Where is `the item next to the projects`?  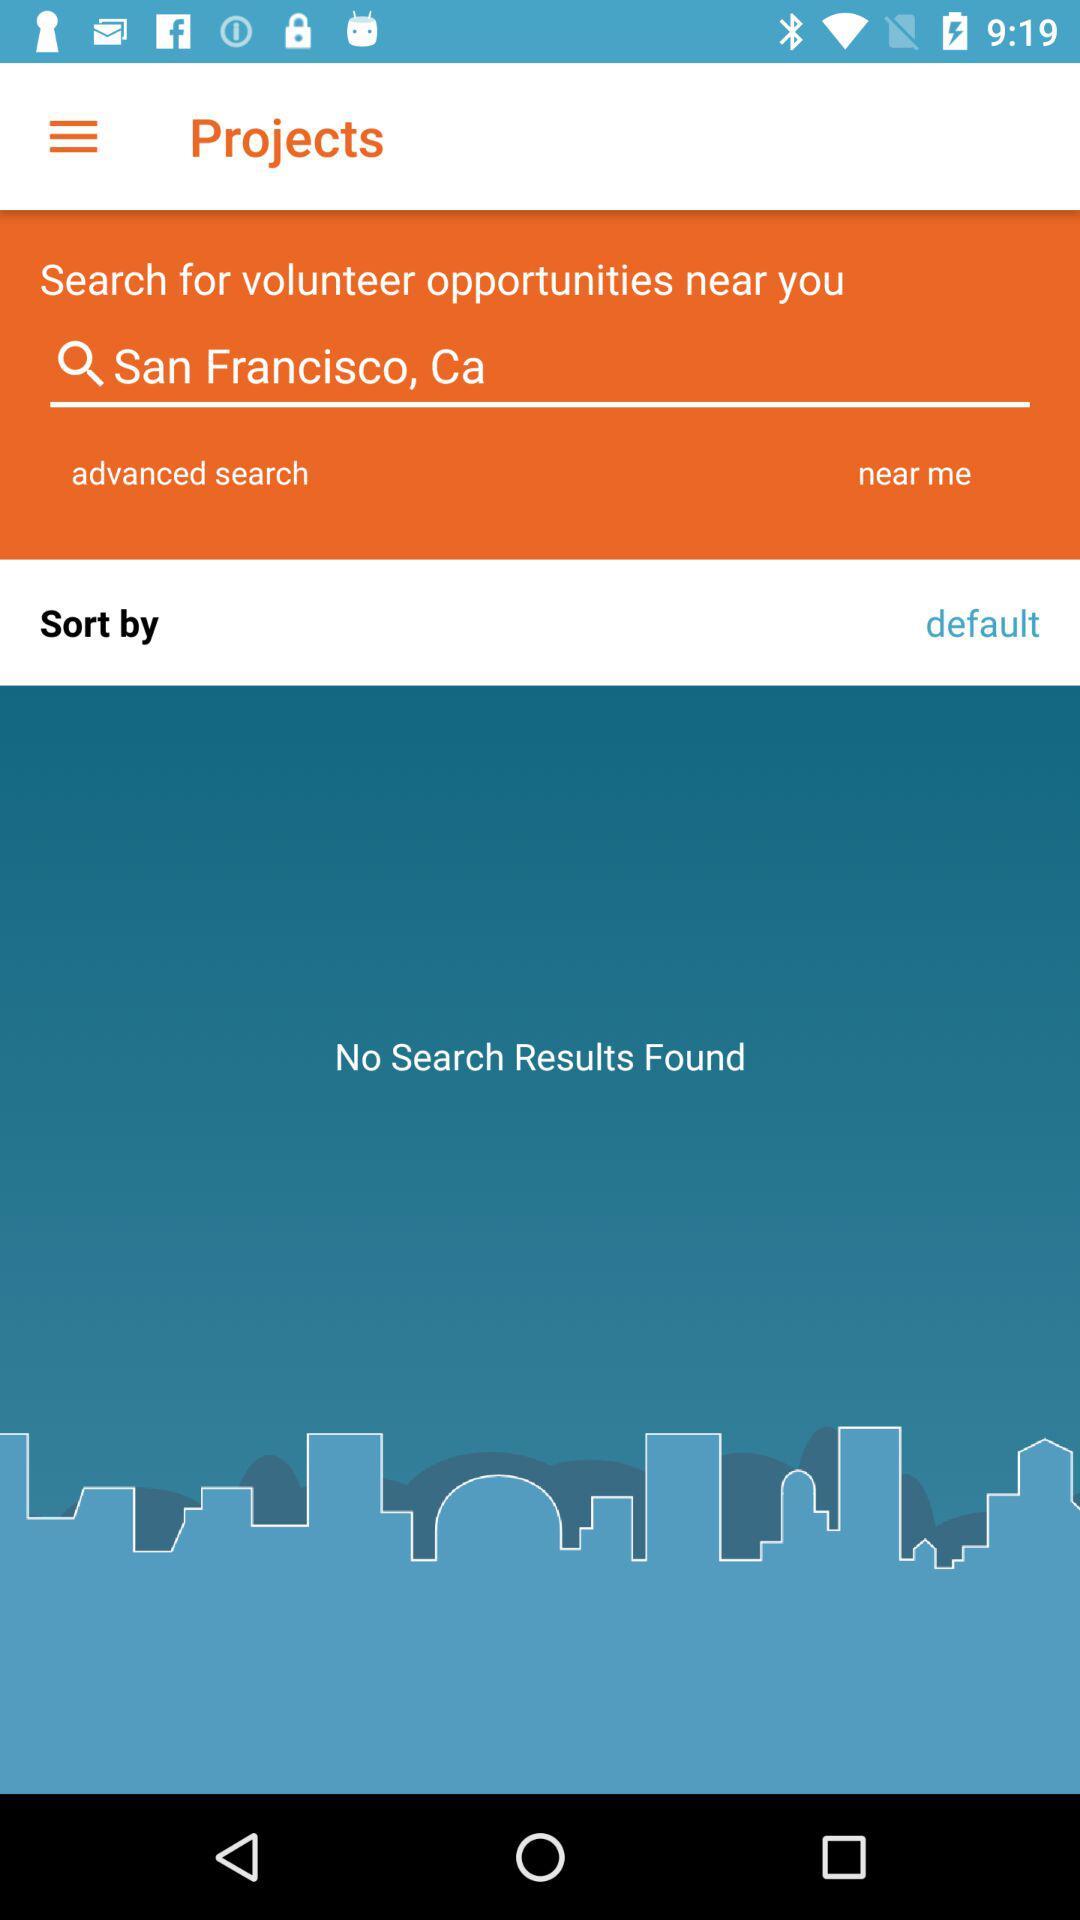
the item next to the projects is located at coordinates (72, 135).